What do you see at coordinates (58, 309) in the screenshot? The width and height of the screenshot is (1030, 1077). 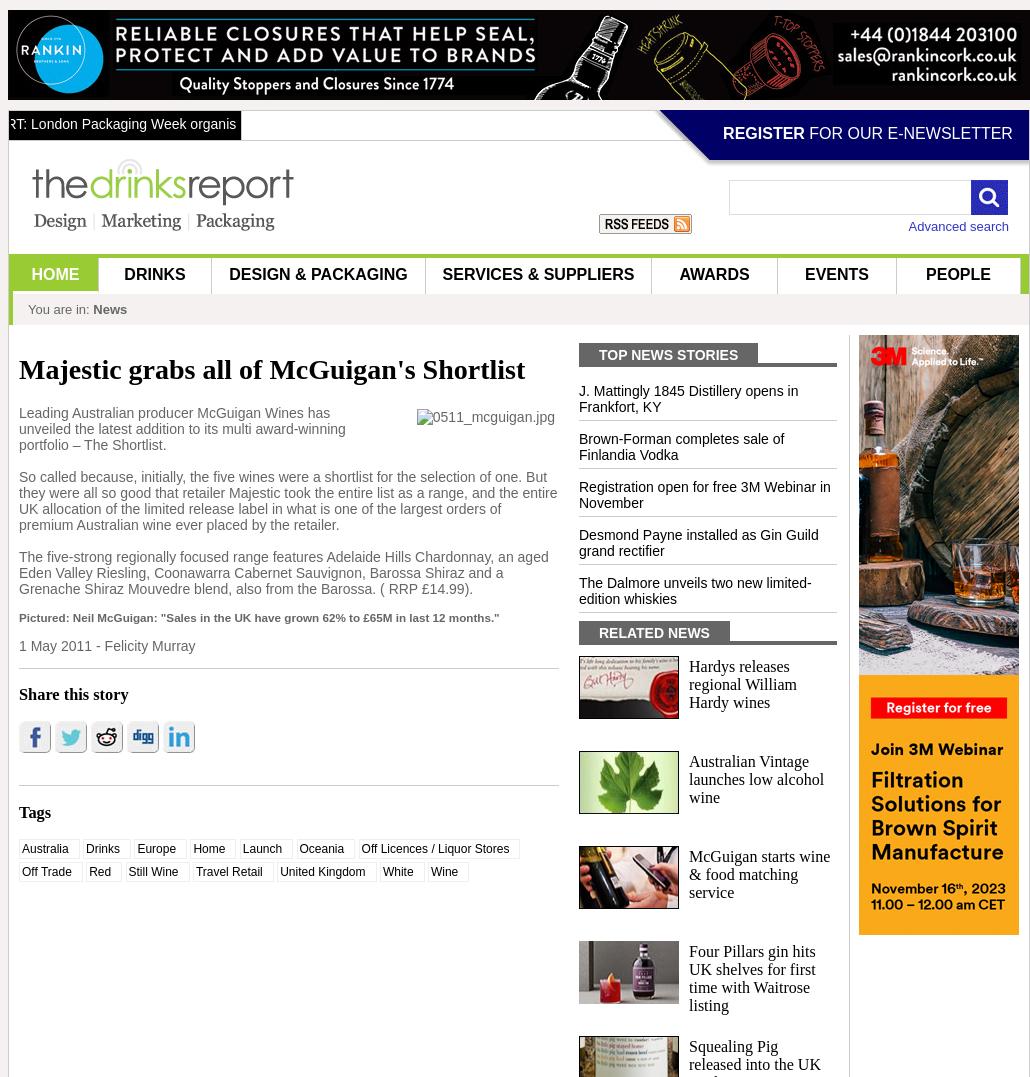 I see `'You are in:'` at bounding box center [58, 309].